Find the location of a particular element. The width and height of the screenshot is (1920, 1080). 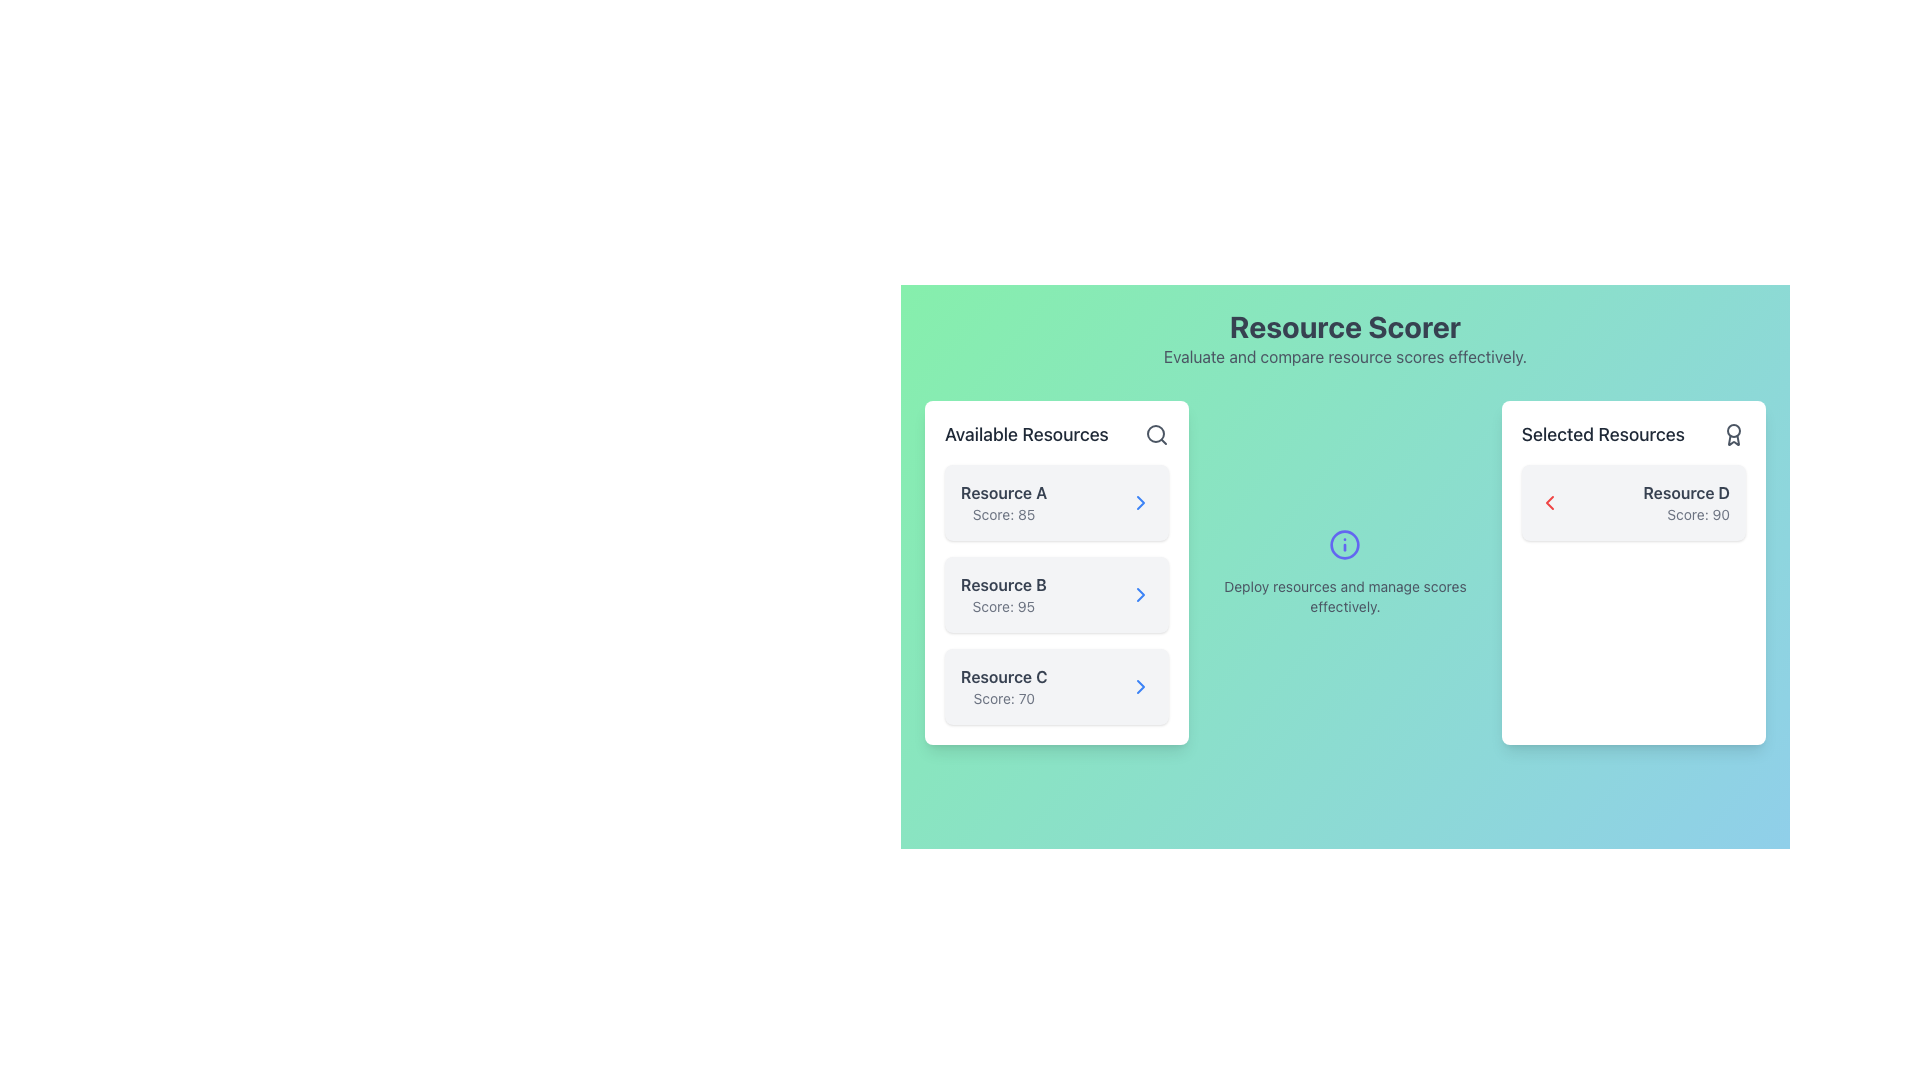

the arrow associated with 'Resource B' in the second item of the 'Available Resources' list is located at coordinates (1056, 573).